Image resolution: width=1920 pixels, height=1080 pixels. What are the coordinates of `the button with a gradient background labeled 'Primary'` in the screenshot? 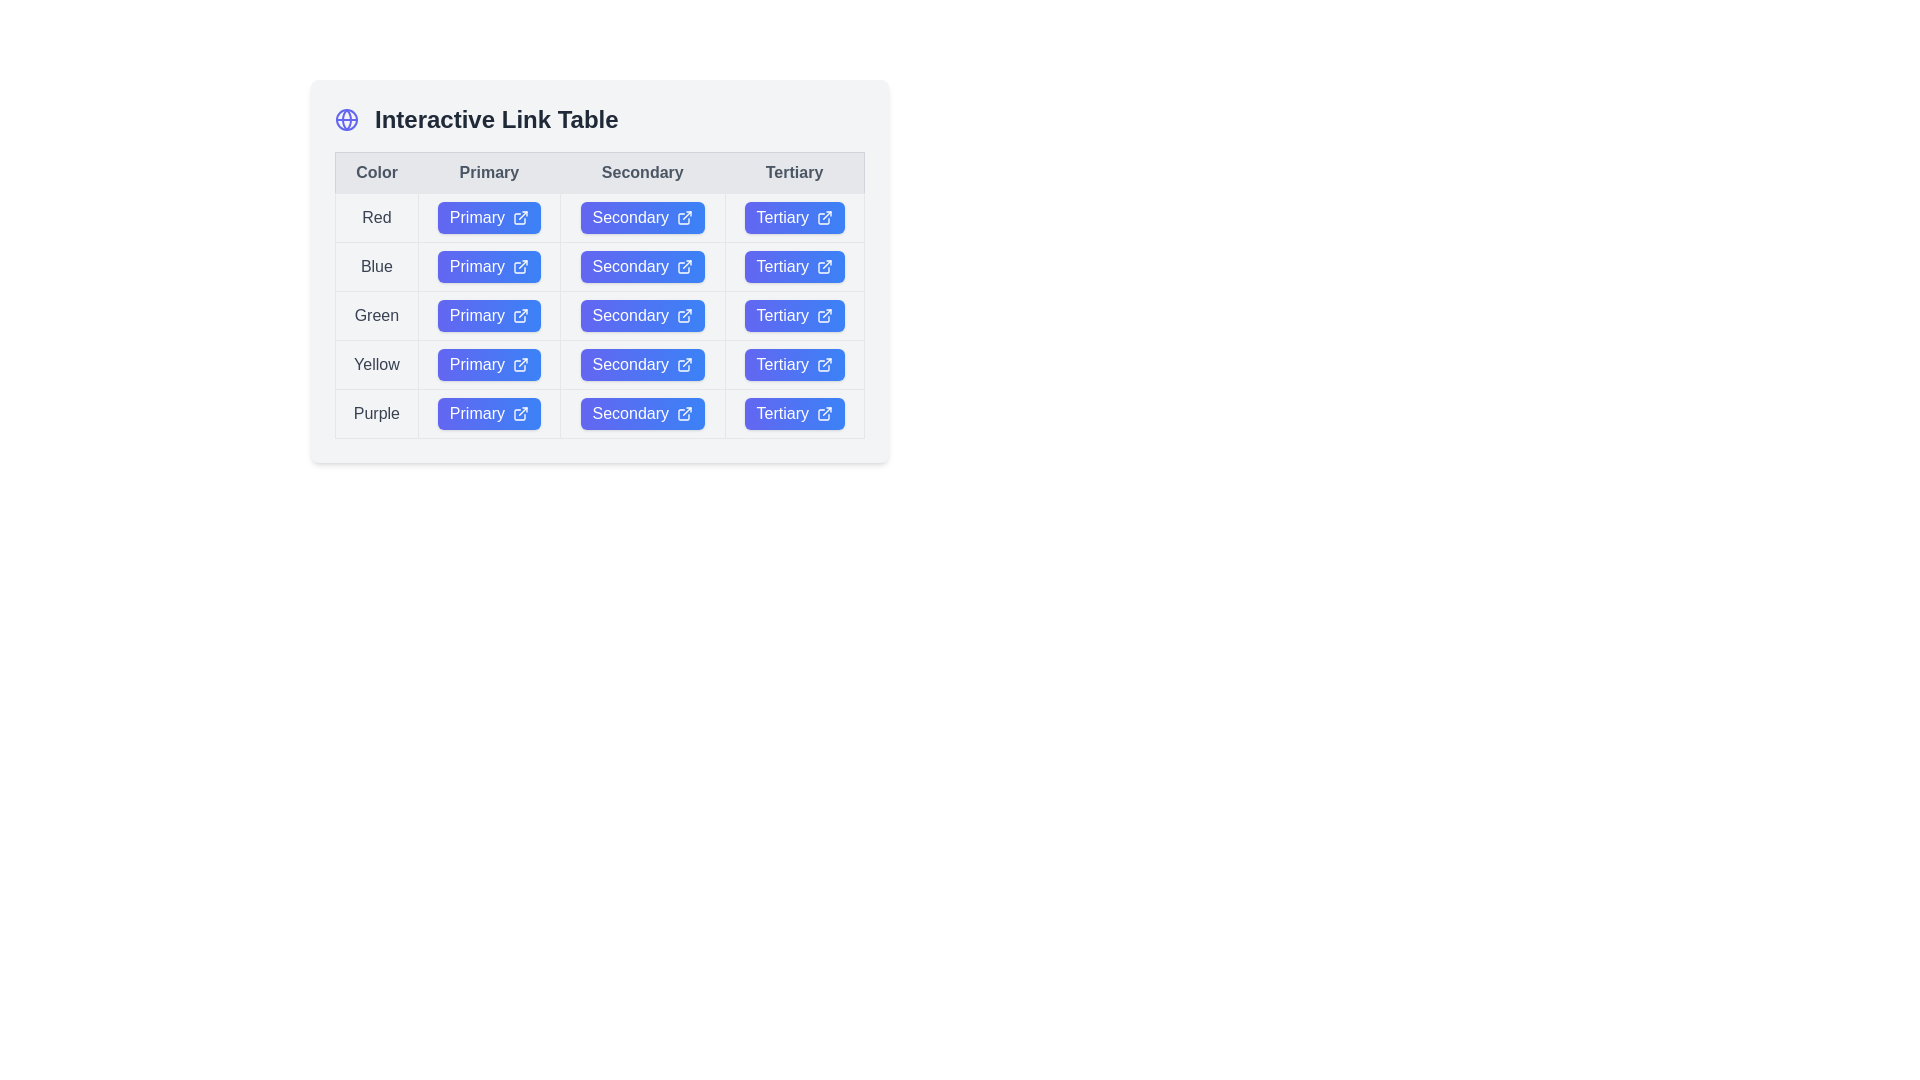 It's located at (489, 218).